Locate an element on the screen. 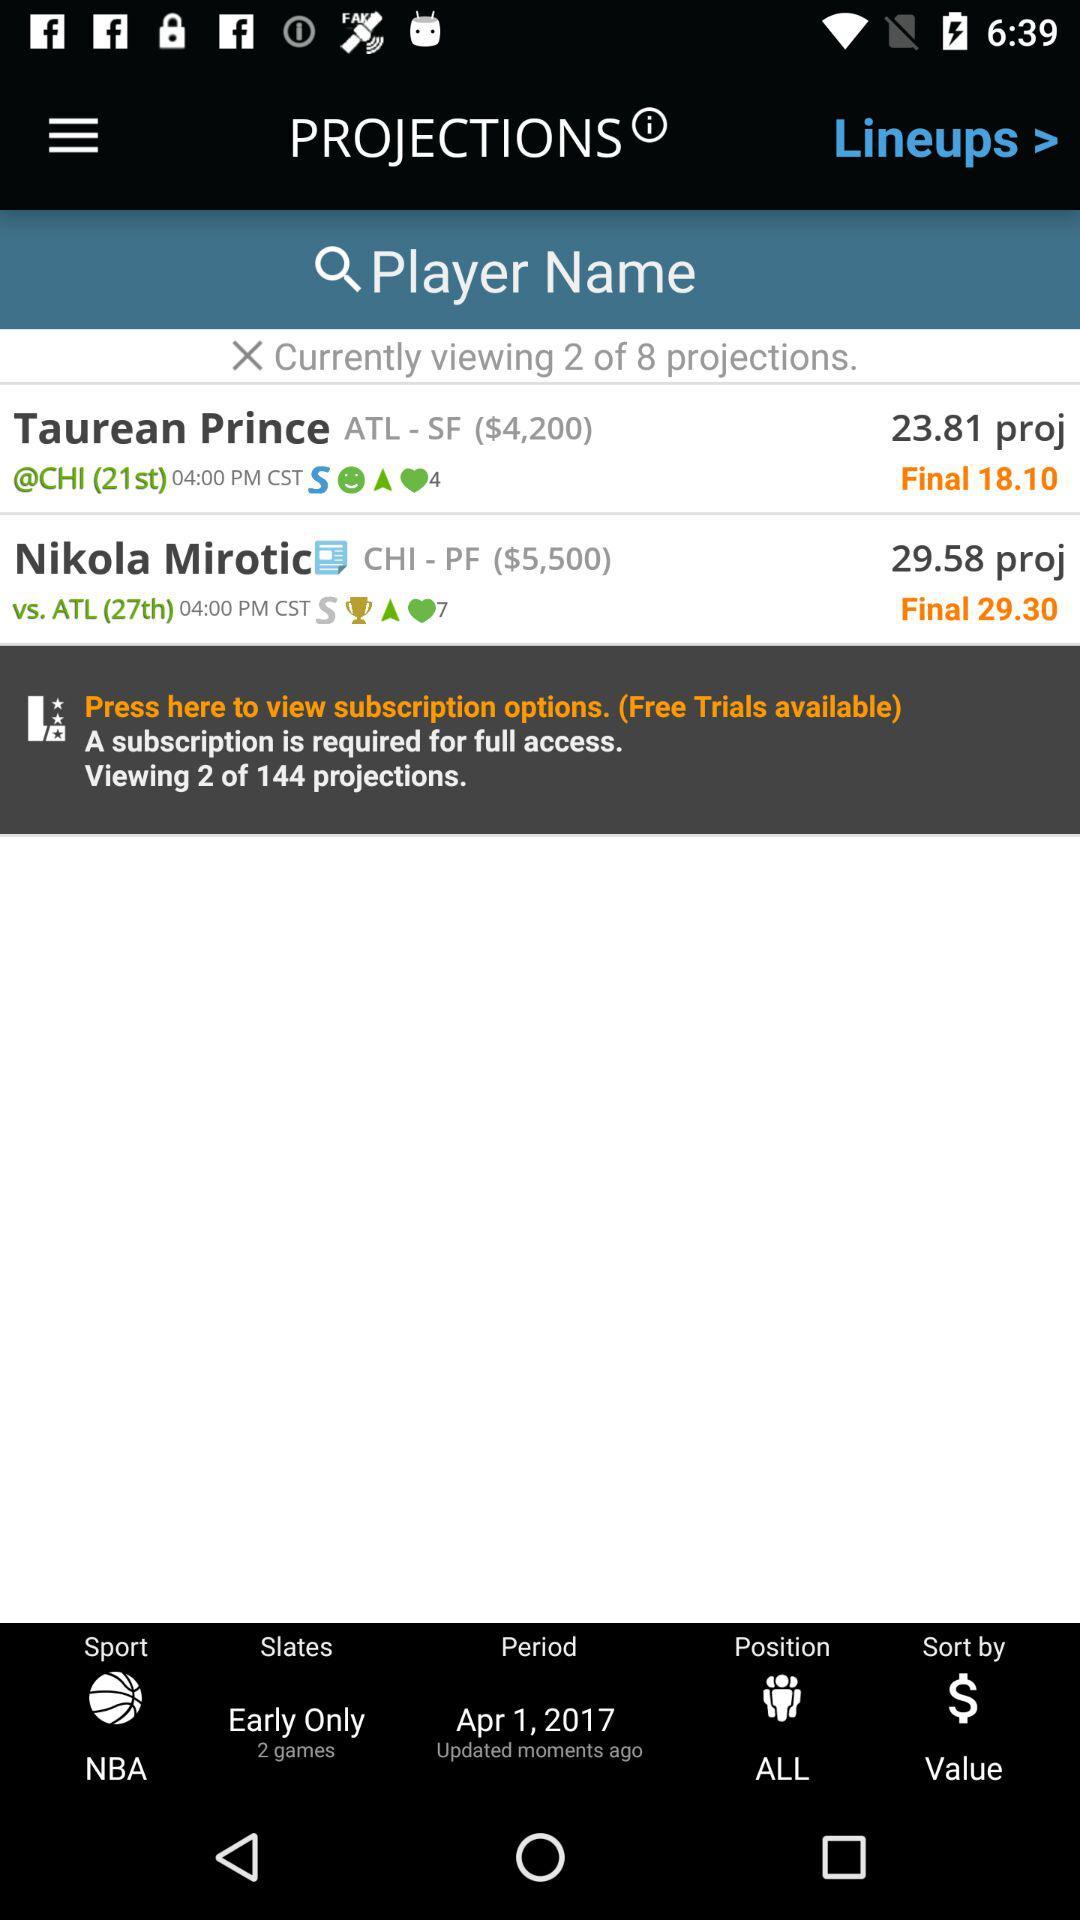  the  first option after the text 21st0400 pm cst is located at coordinates (318, 480).